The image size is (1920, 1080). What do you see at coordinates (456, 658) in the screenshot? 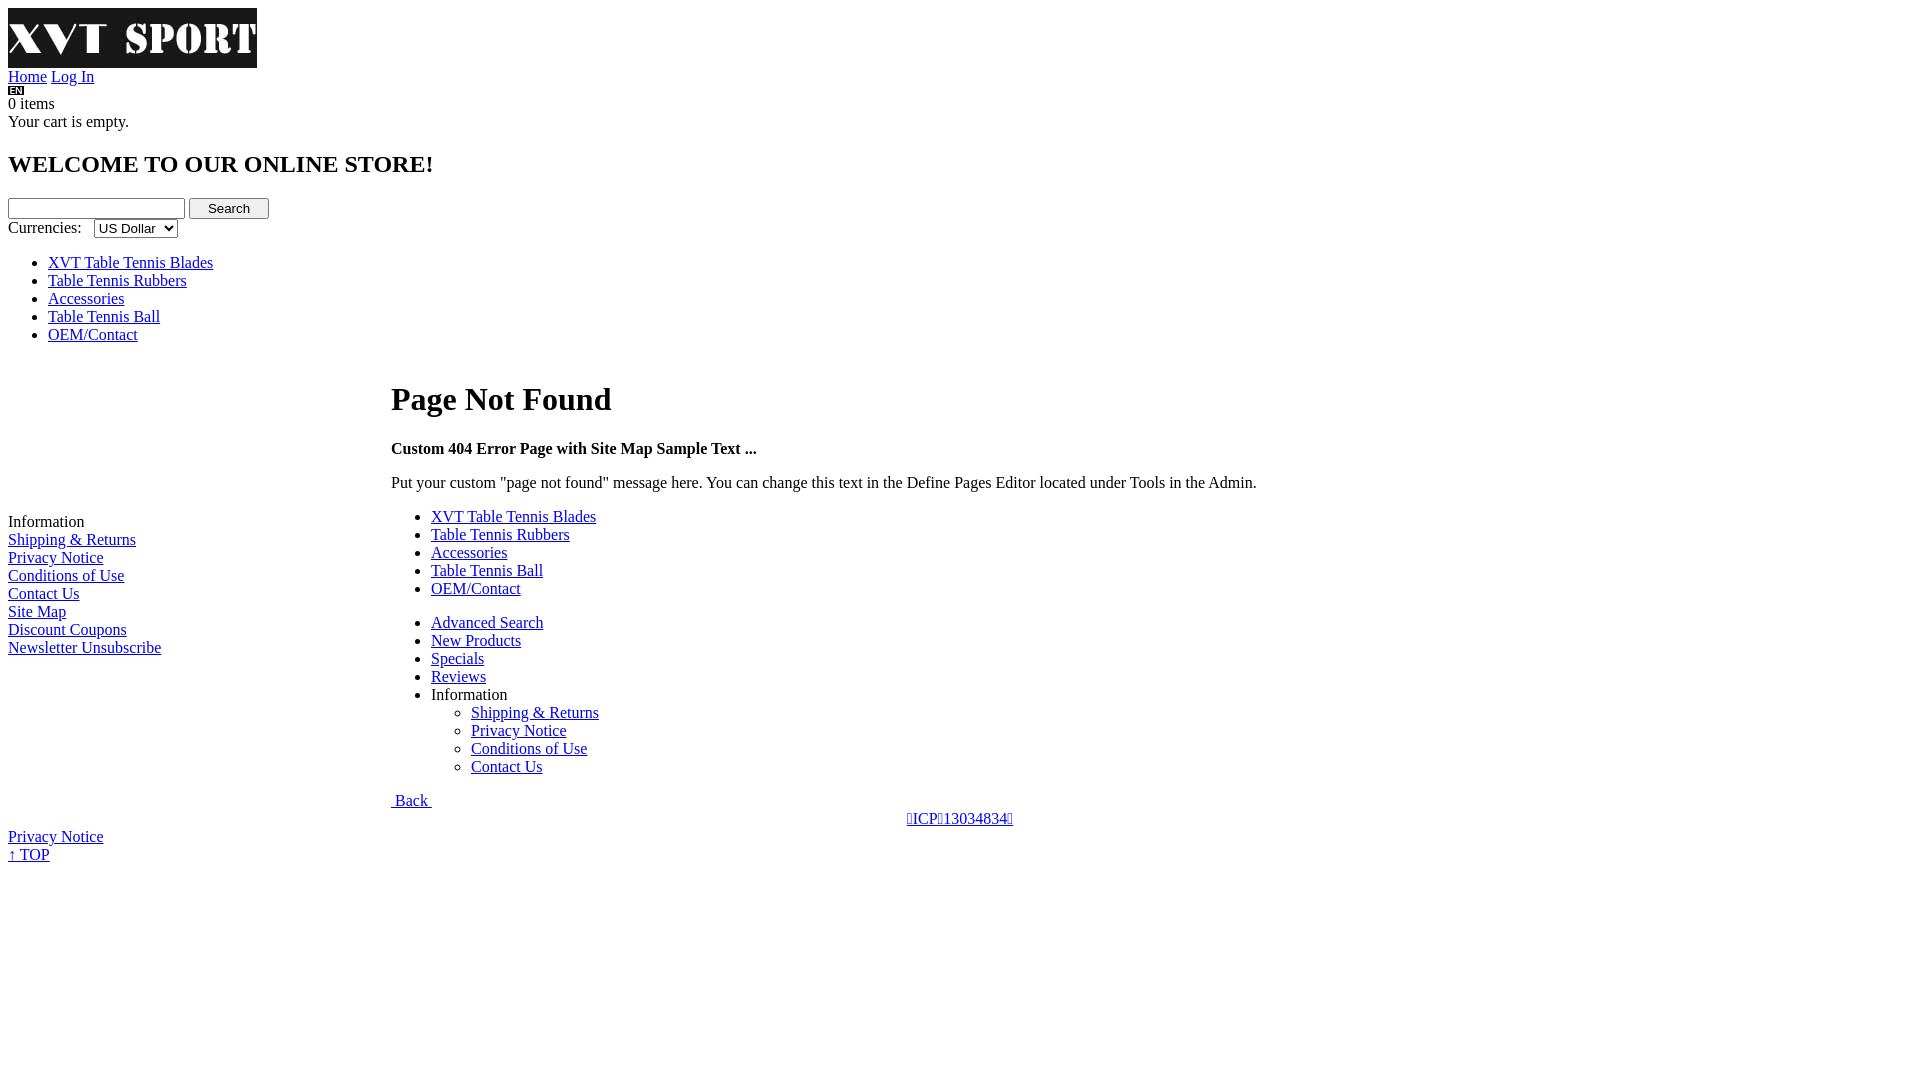
I see `'Specials'` at bounding box center [456, 658].